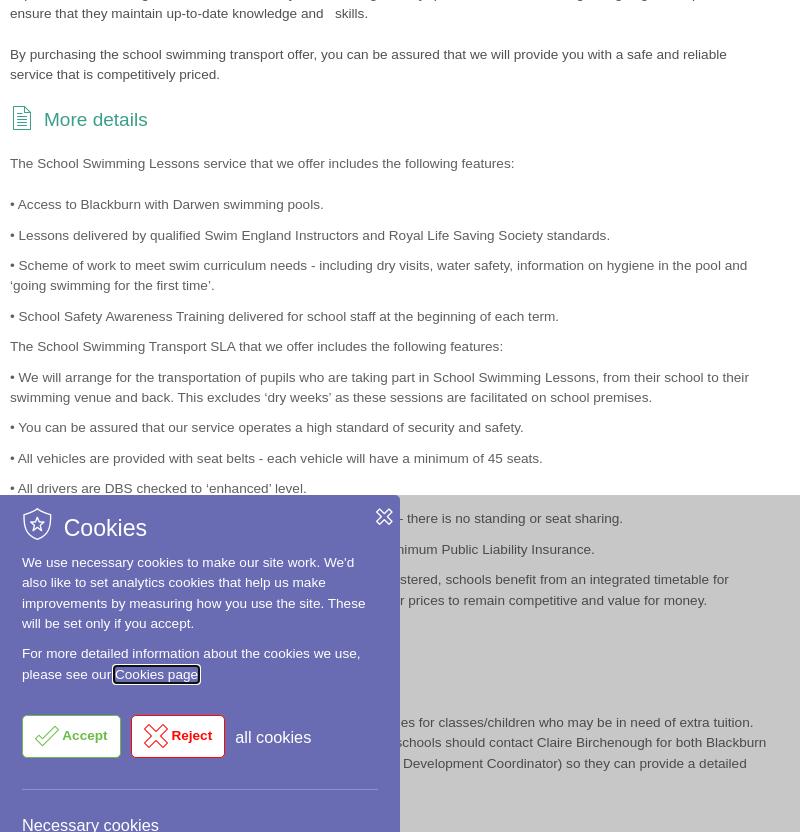 Image resolution: width=800 pixels, height=832 pixels. I want to click on 'School Swimming Booster Lessons 23-24 (DOCX , 3.36 KB)', so click(197, 610).